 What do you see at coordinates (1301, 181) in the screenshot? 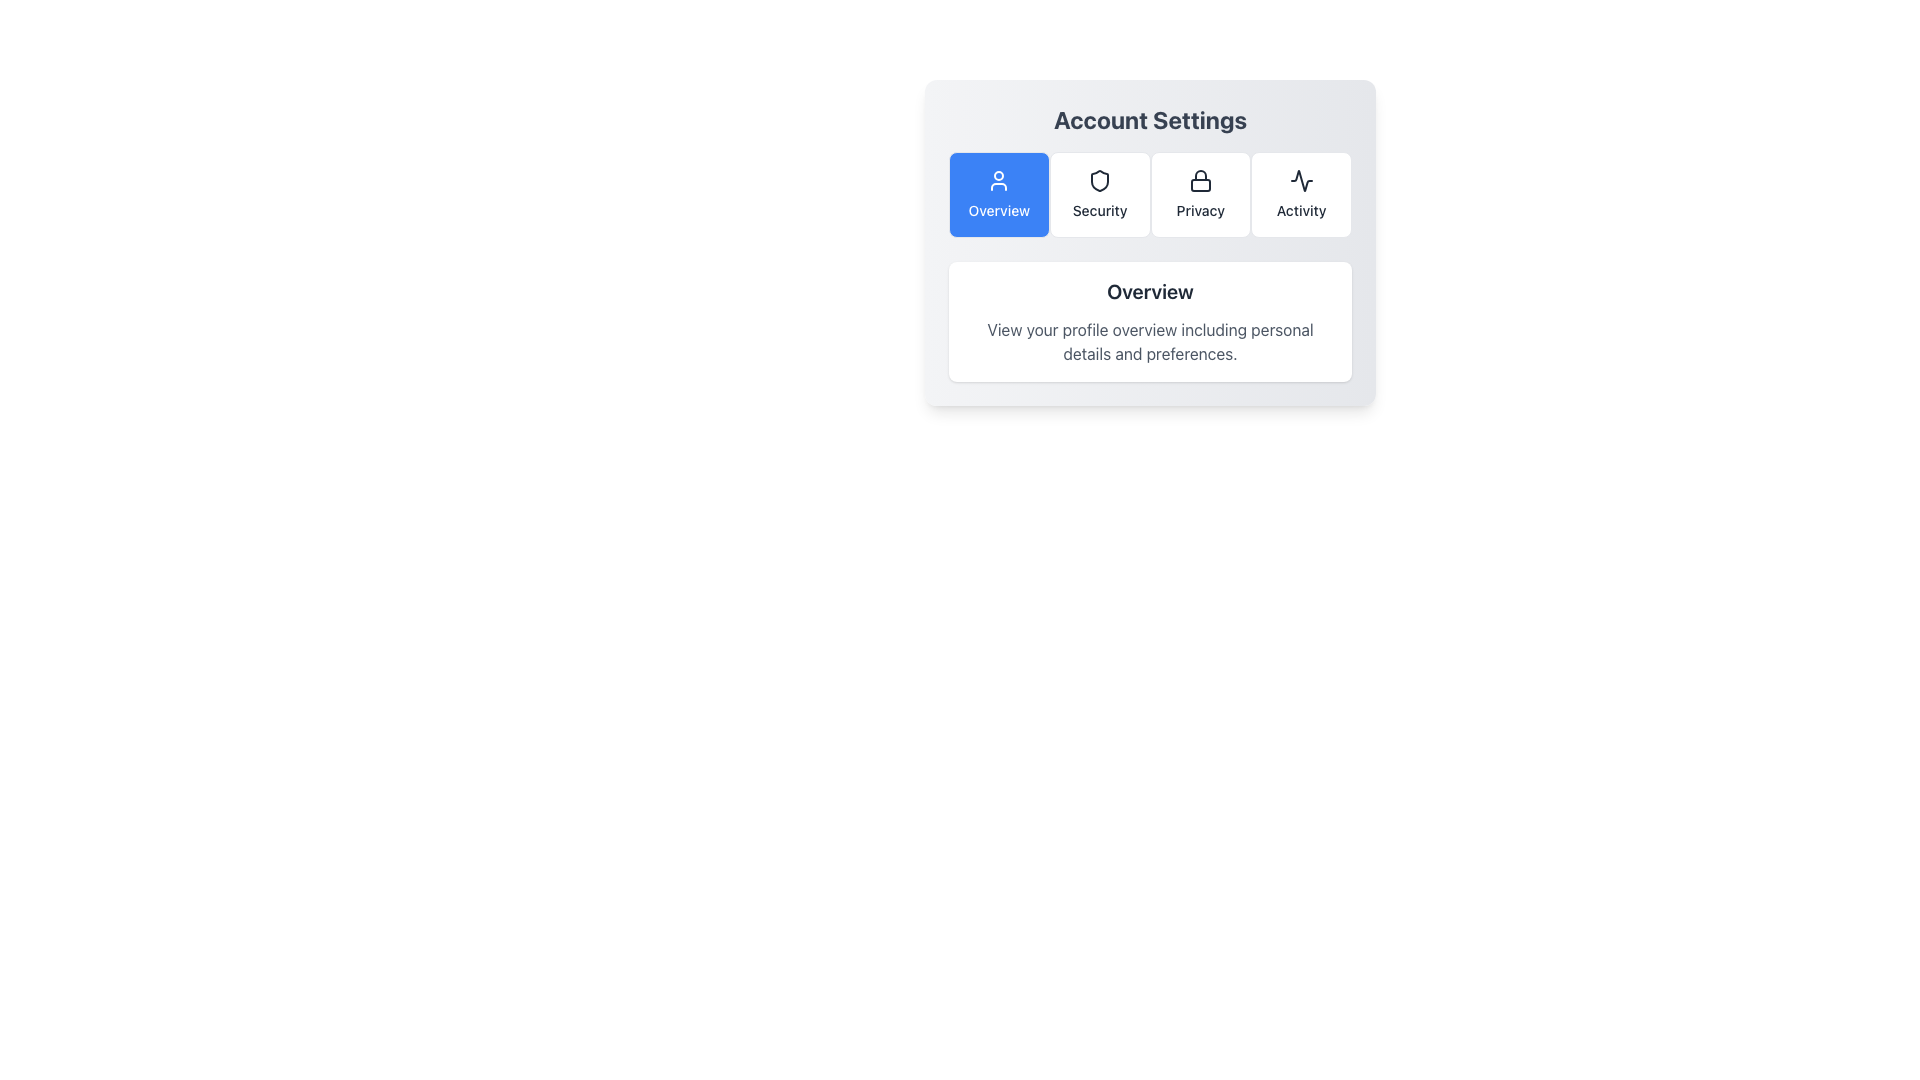
I see `the activity monitor icon located in the 'Activity' tab of the 'Account Settings' interface, which is the fourth icon from the left in the row of tabs` at bounding box center [1301, 181].